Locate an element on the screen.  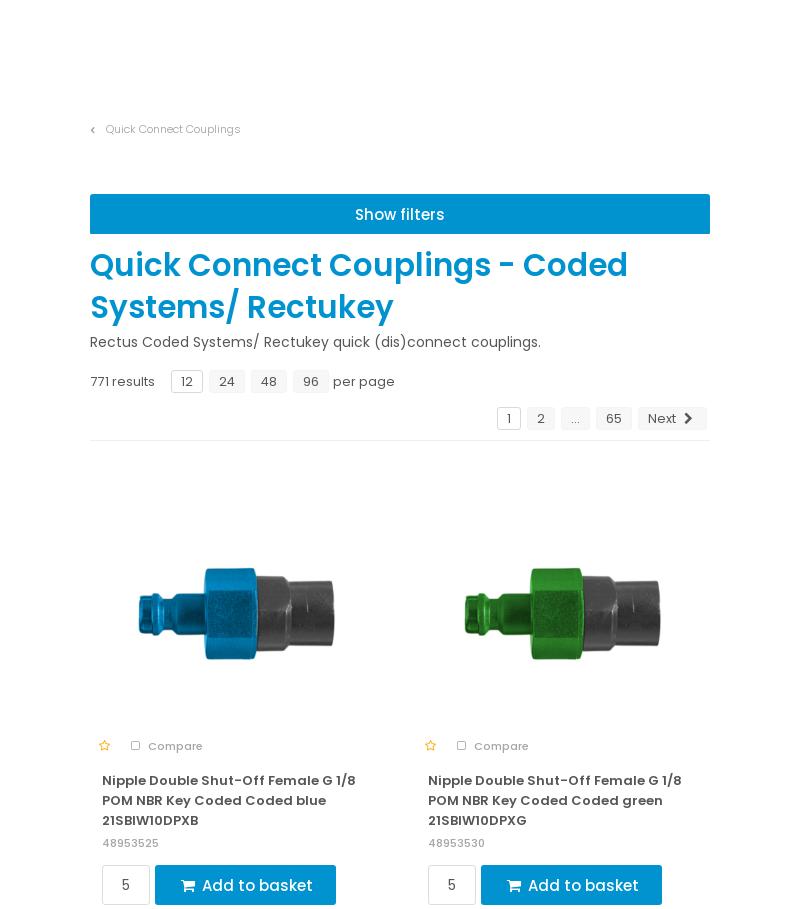
'sales engineers for a quote' is located at coordinates (562, 686).